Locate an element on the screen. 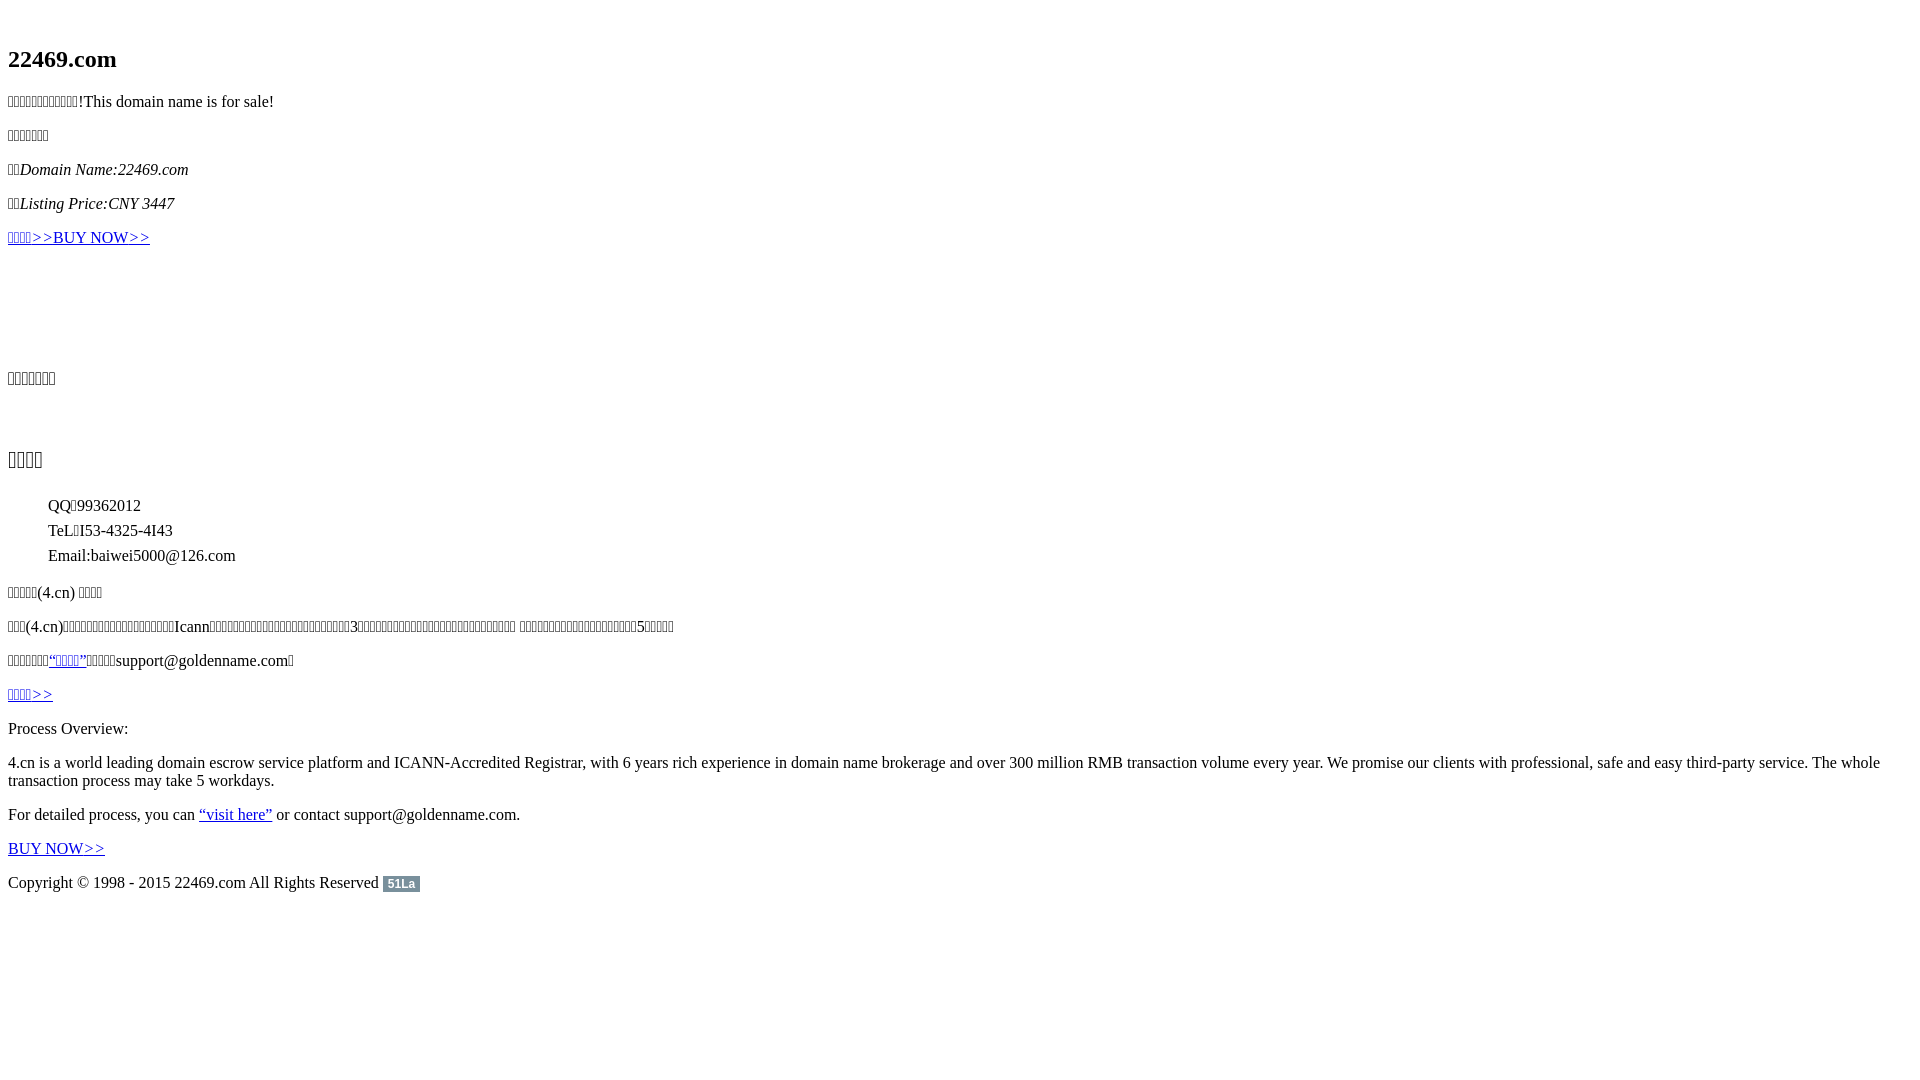 The image size is (1920, 1080). 'BUY NOW>>' is located at coordinates (52, 237).